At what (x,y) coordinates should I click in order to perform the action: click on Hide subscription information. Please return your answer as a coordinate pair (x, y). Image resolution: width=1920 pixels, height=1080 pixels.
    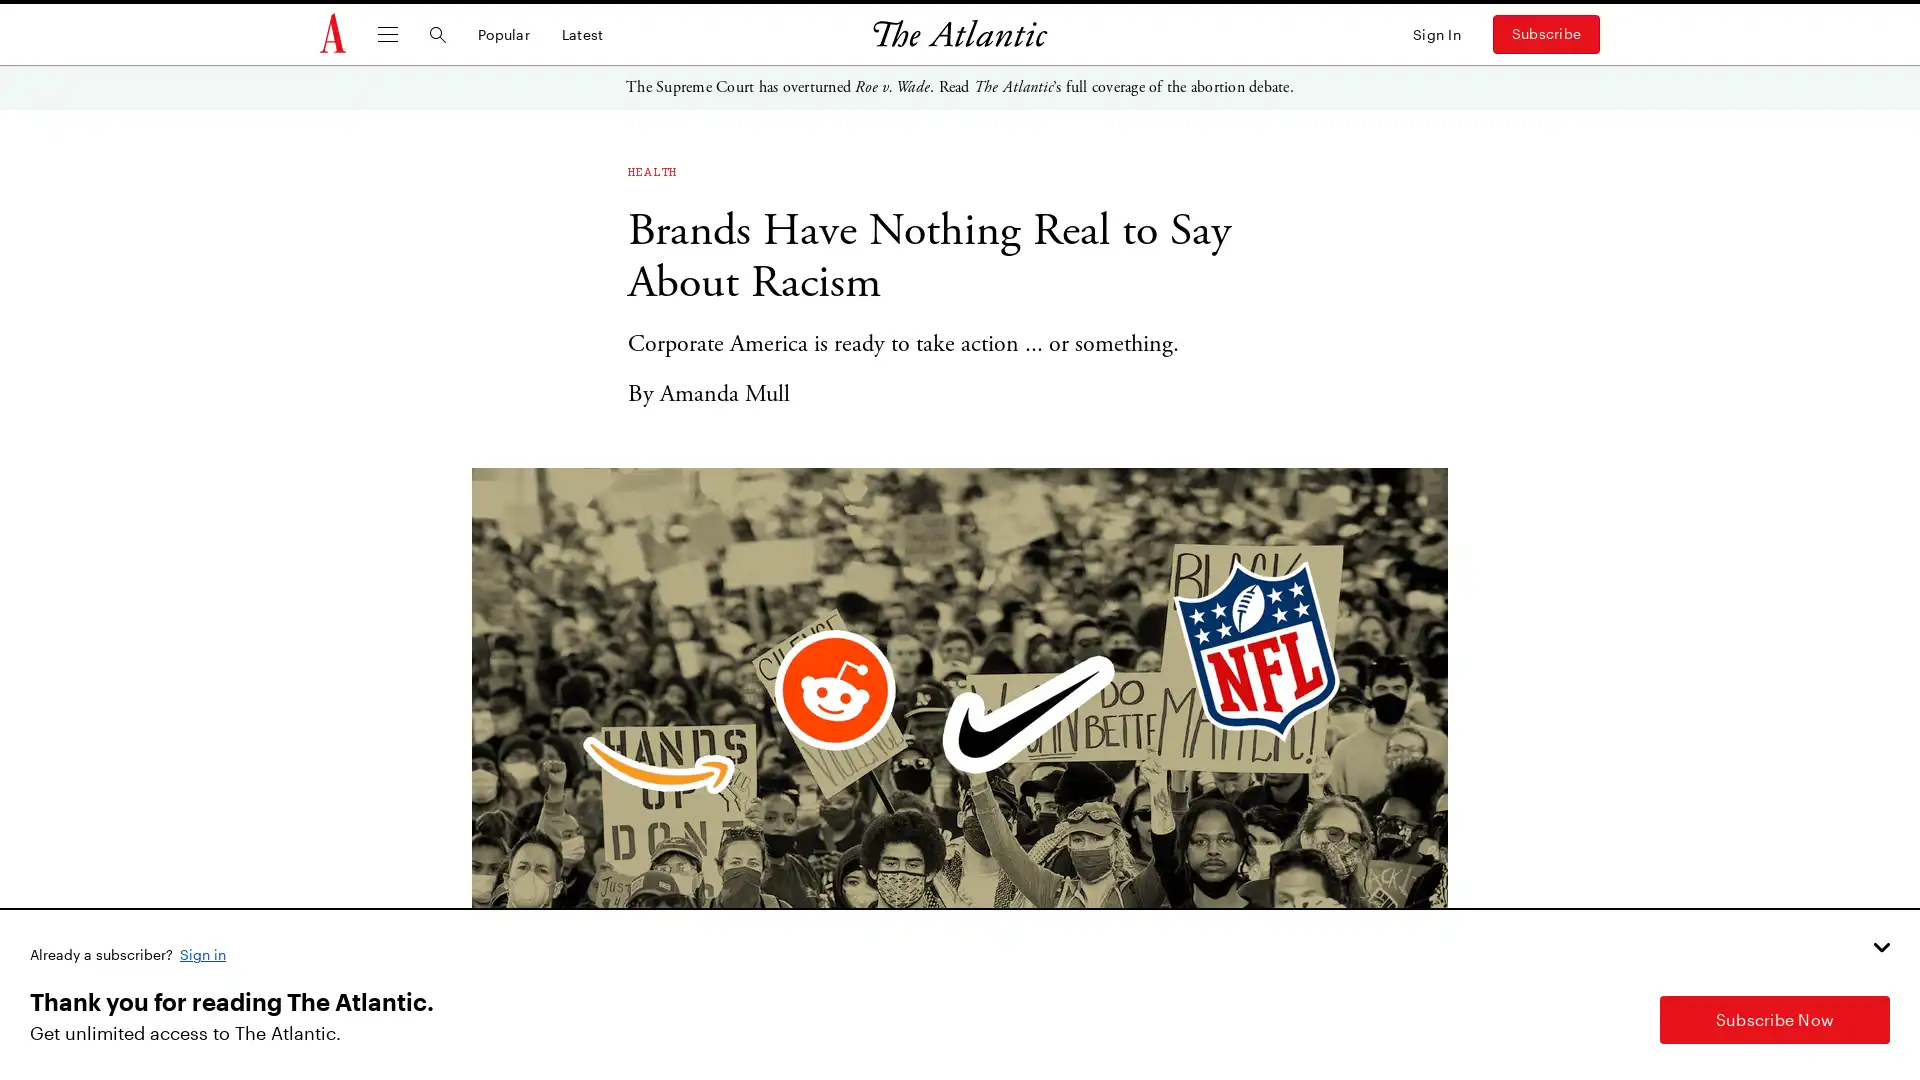
    Looking at the image, I should click on (1880, 946).